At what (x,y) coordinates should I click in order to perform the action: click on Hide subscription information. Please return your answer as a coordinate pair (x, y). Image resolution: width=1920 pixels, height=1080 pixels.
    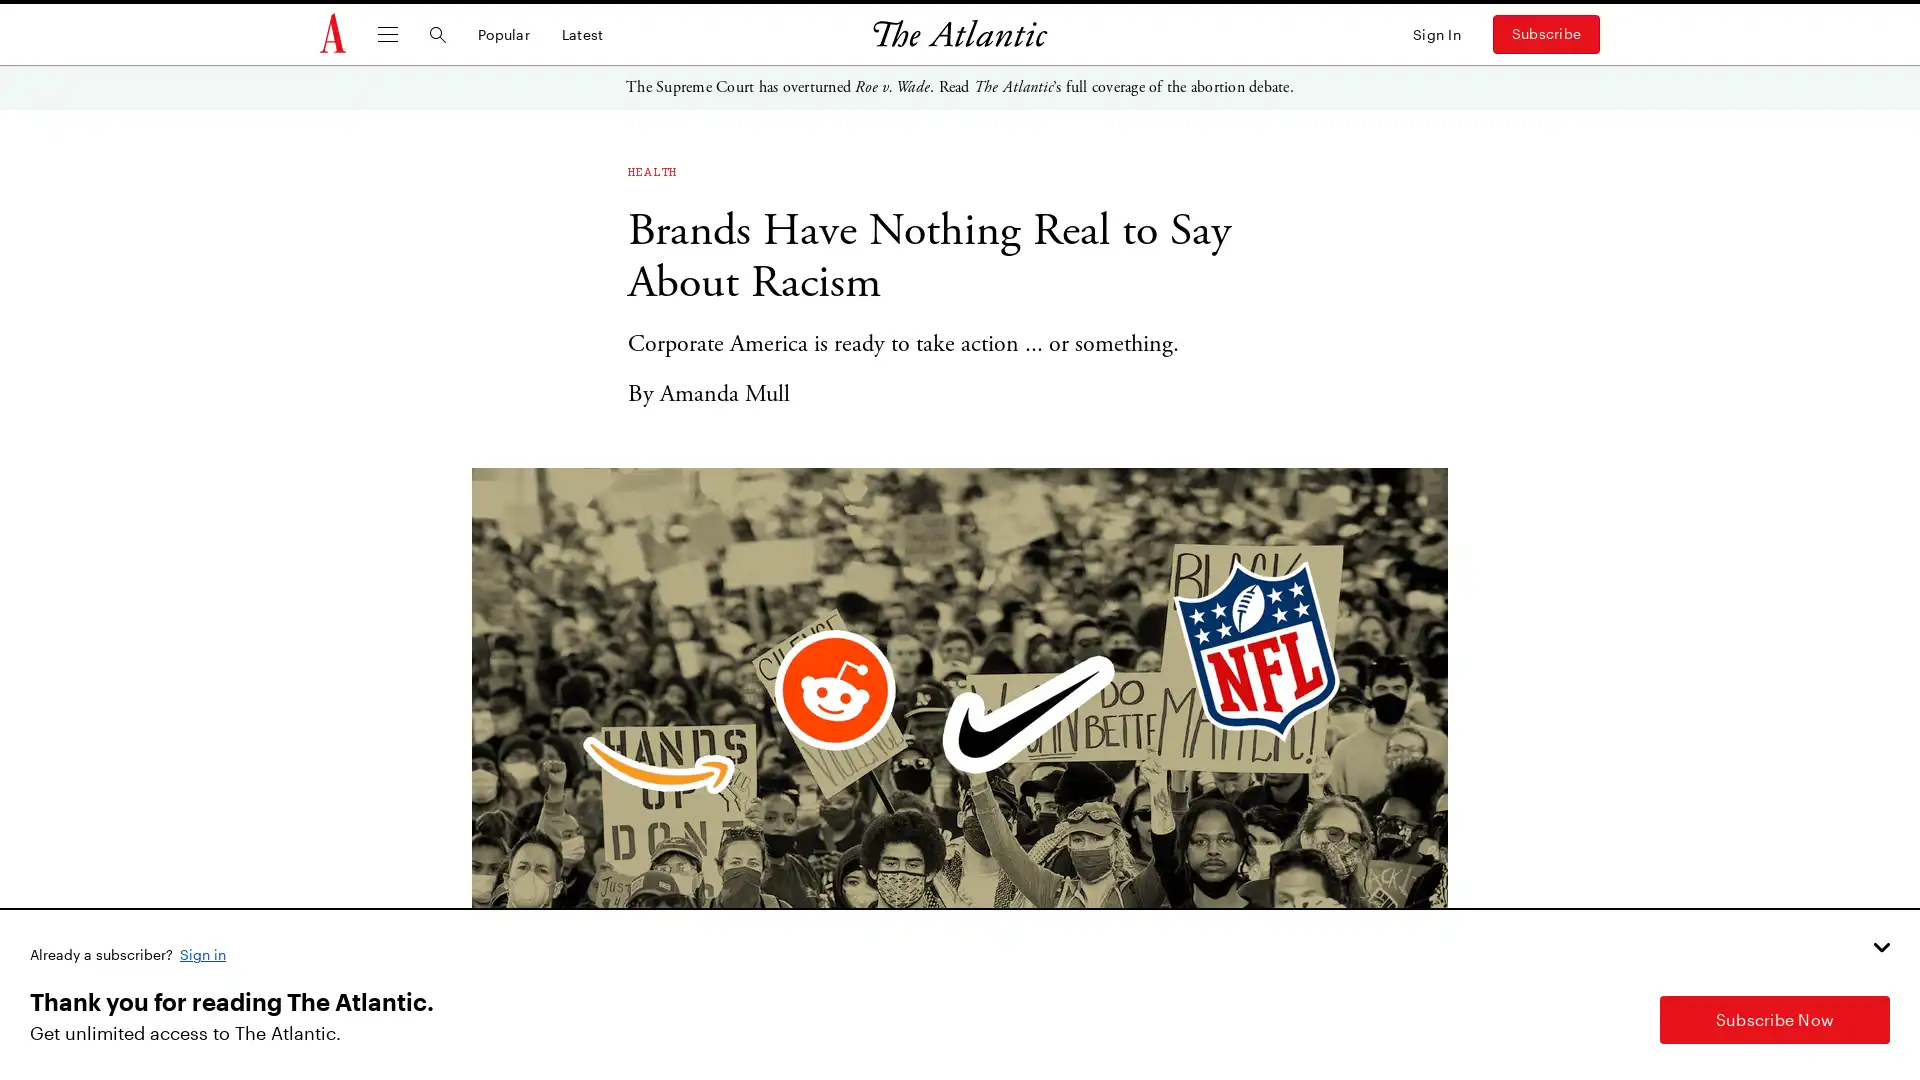
    Looking at the image, I should click on (1880, 946).